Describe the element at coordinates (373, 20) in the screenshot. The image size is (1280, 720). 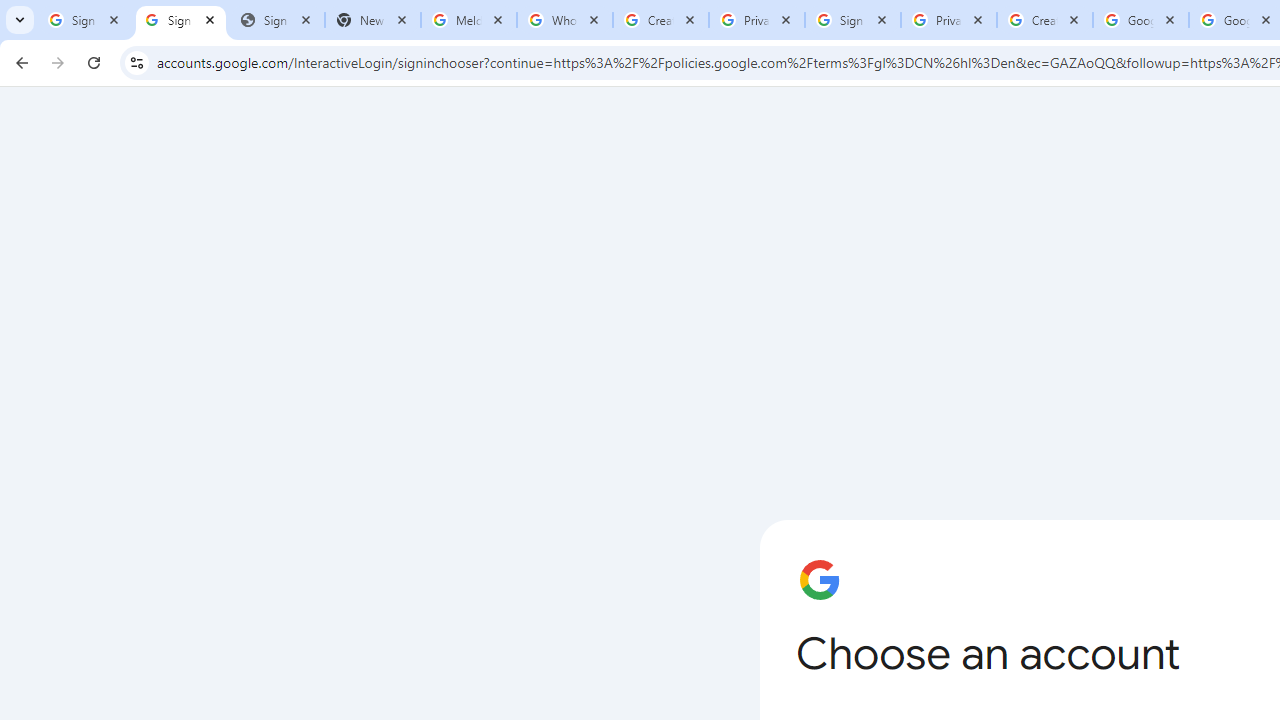
I see `'New Tab'` at that location.